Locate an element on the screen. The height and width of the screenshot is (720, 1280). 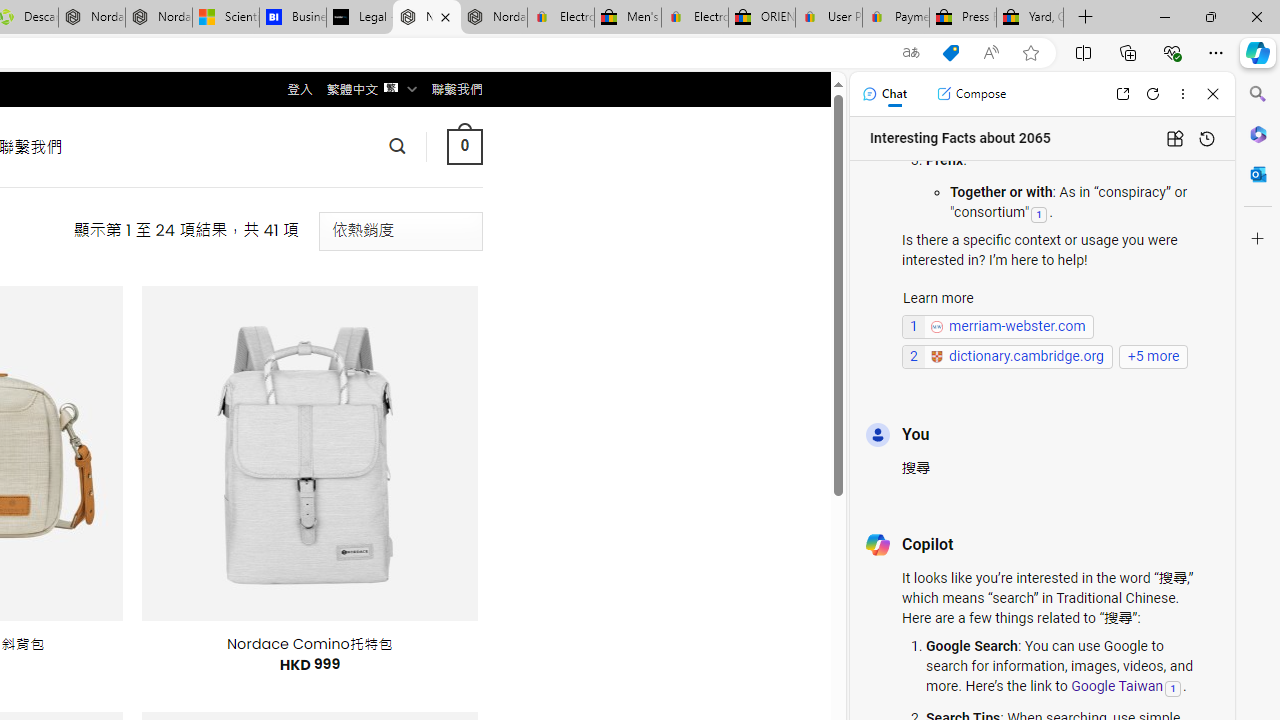
'Payments Terms of Use | eBay.com' is located at coordinates (895, 17).